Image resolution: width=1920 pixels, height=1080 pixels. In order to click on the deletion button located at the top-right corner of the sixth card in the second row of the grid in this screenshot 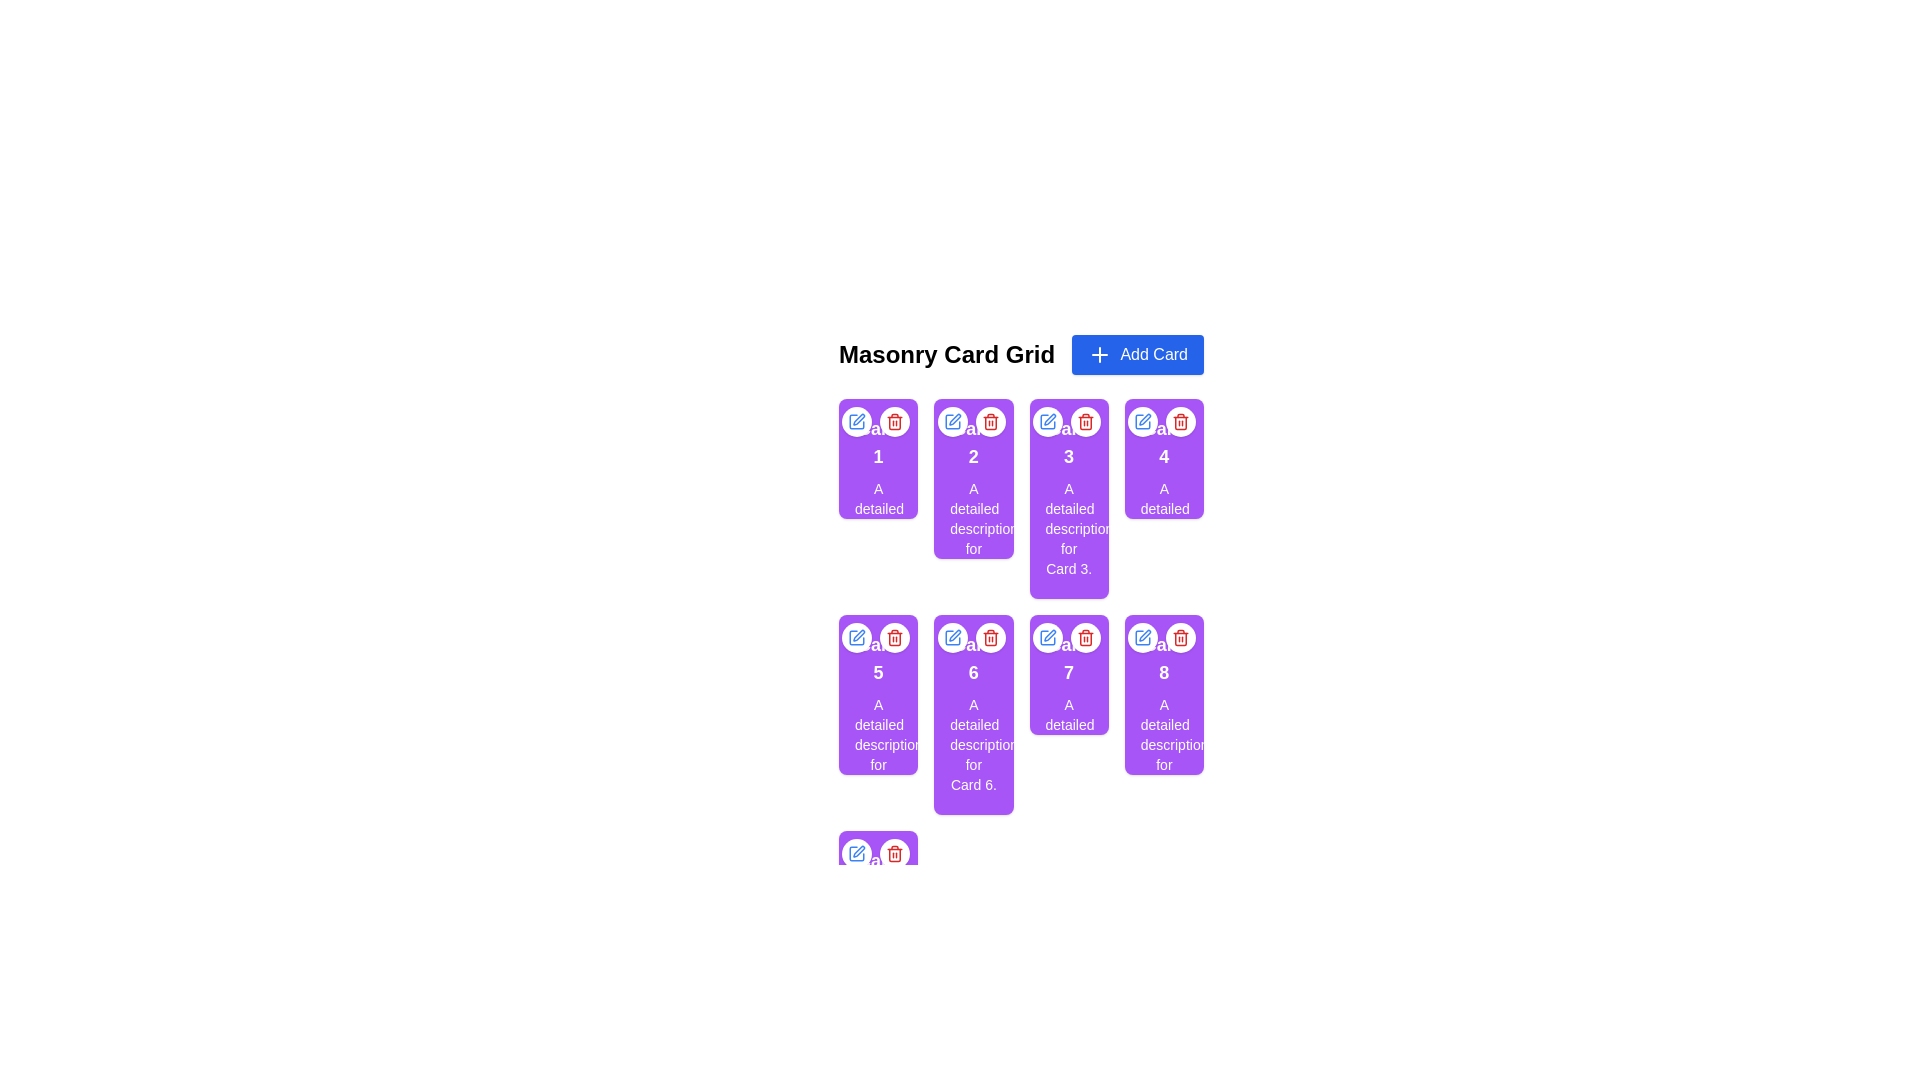, I will do `click(990, 637)`.